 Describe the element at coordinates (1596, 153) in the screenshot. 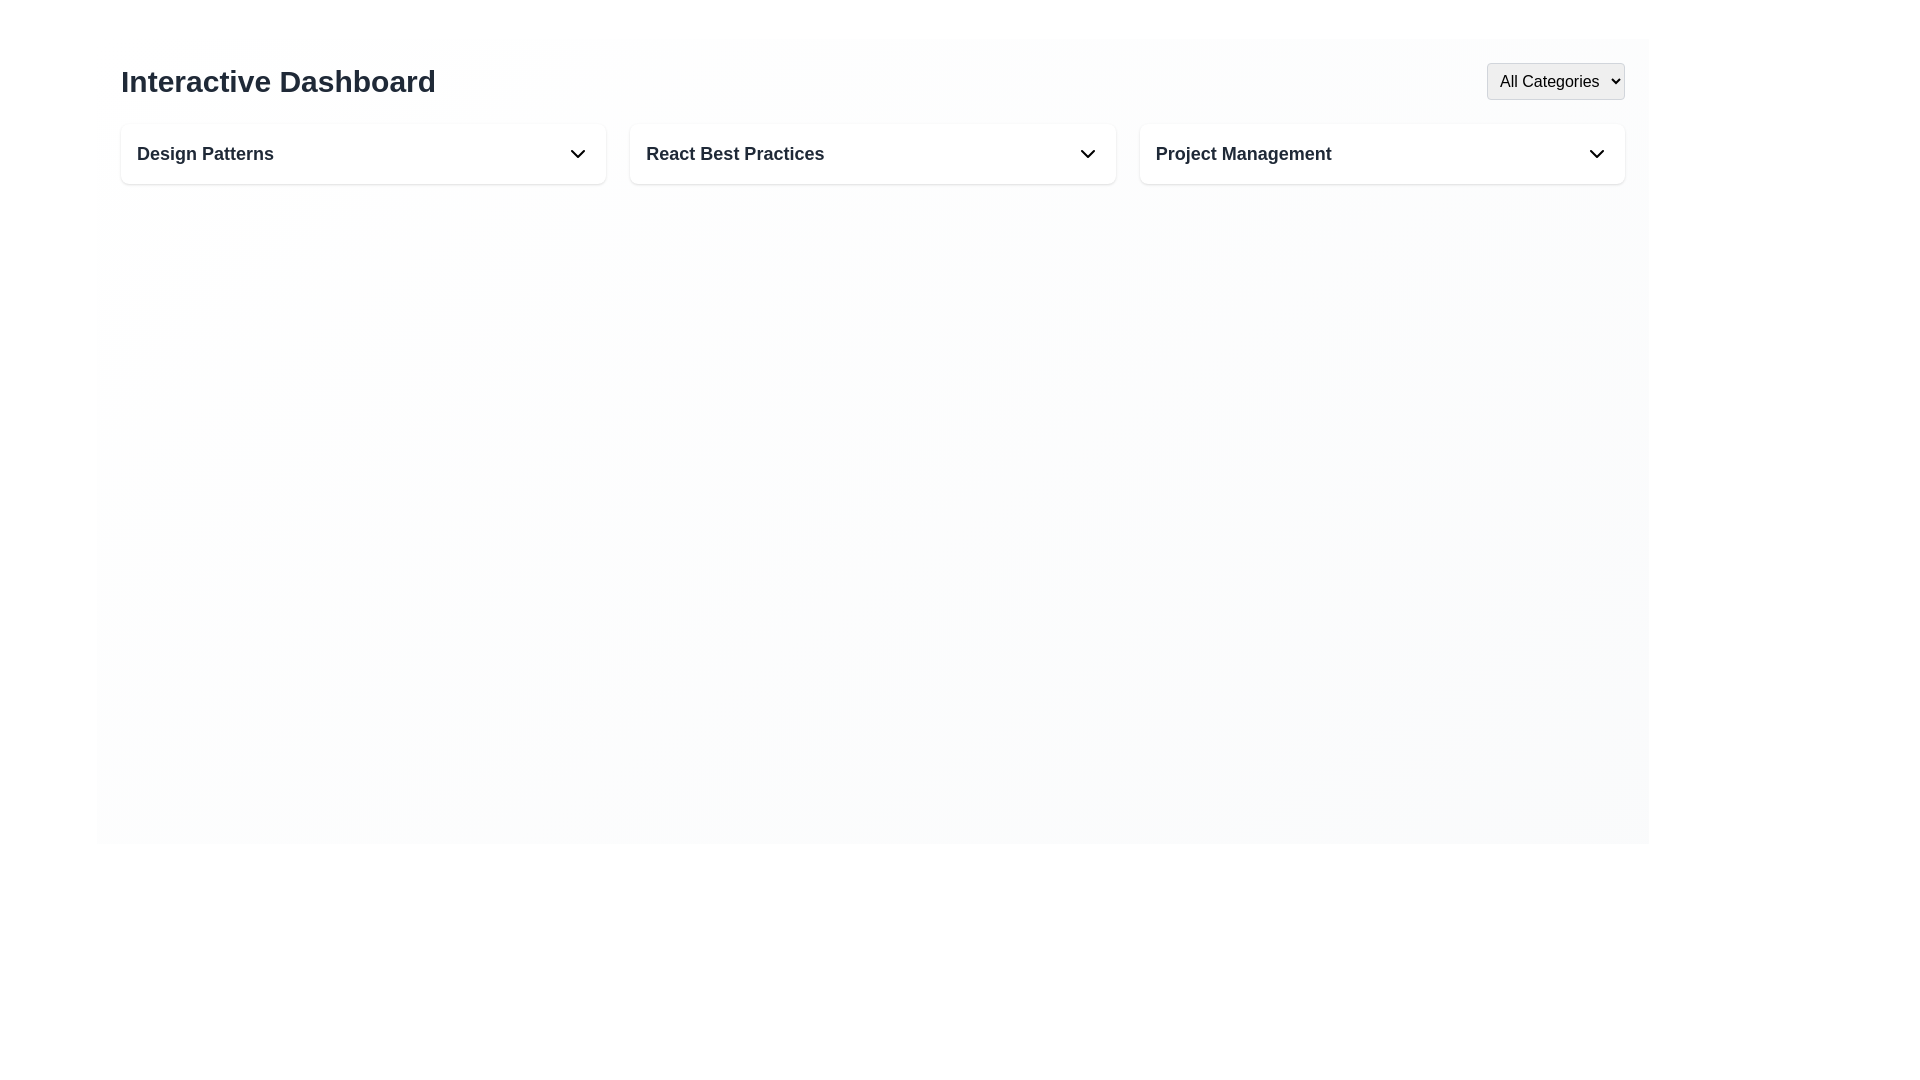

I see `the downward-pointing chevron icon button at the far-right end of the 'Project Management' section` at that location.